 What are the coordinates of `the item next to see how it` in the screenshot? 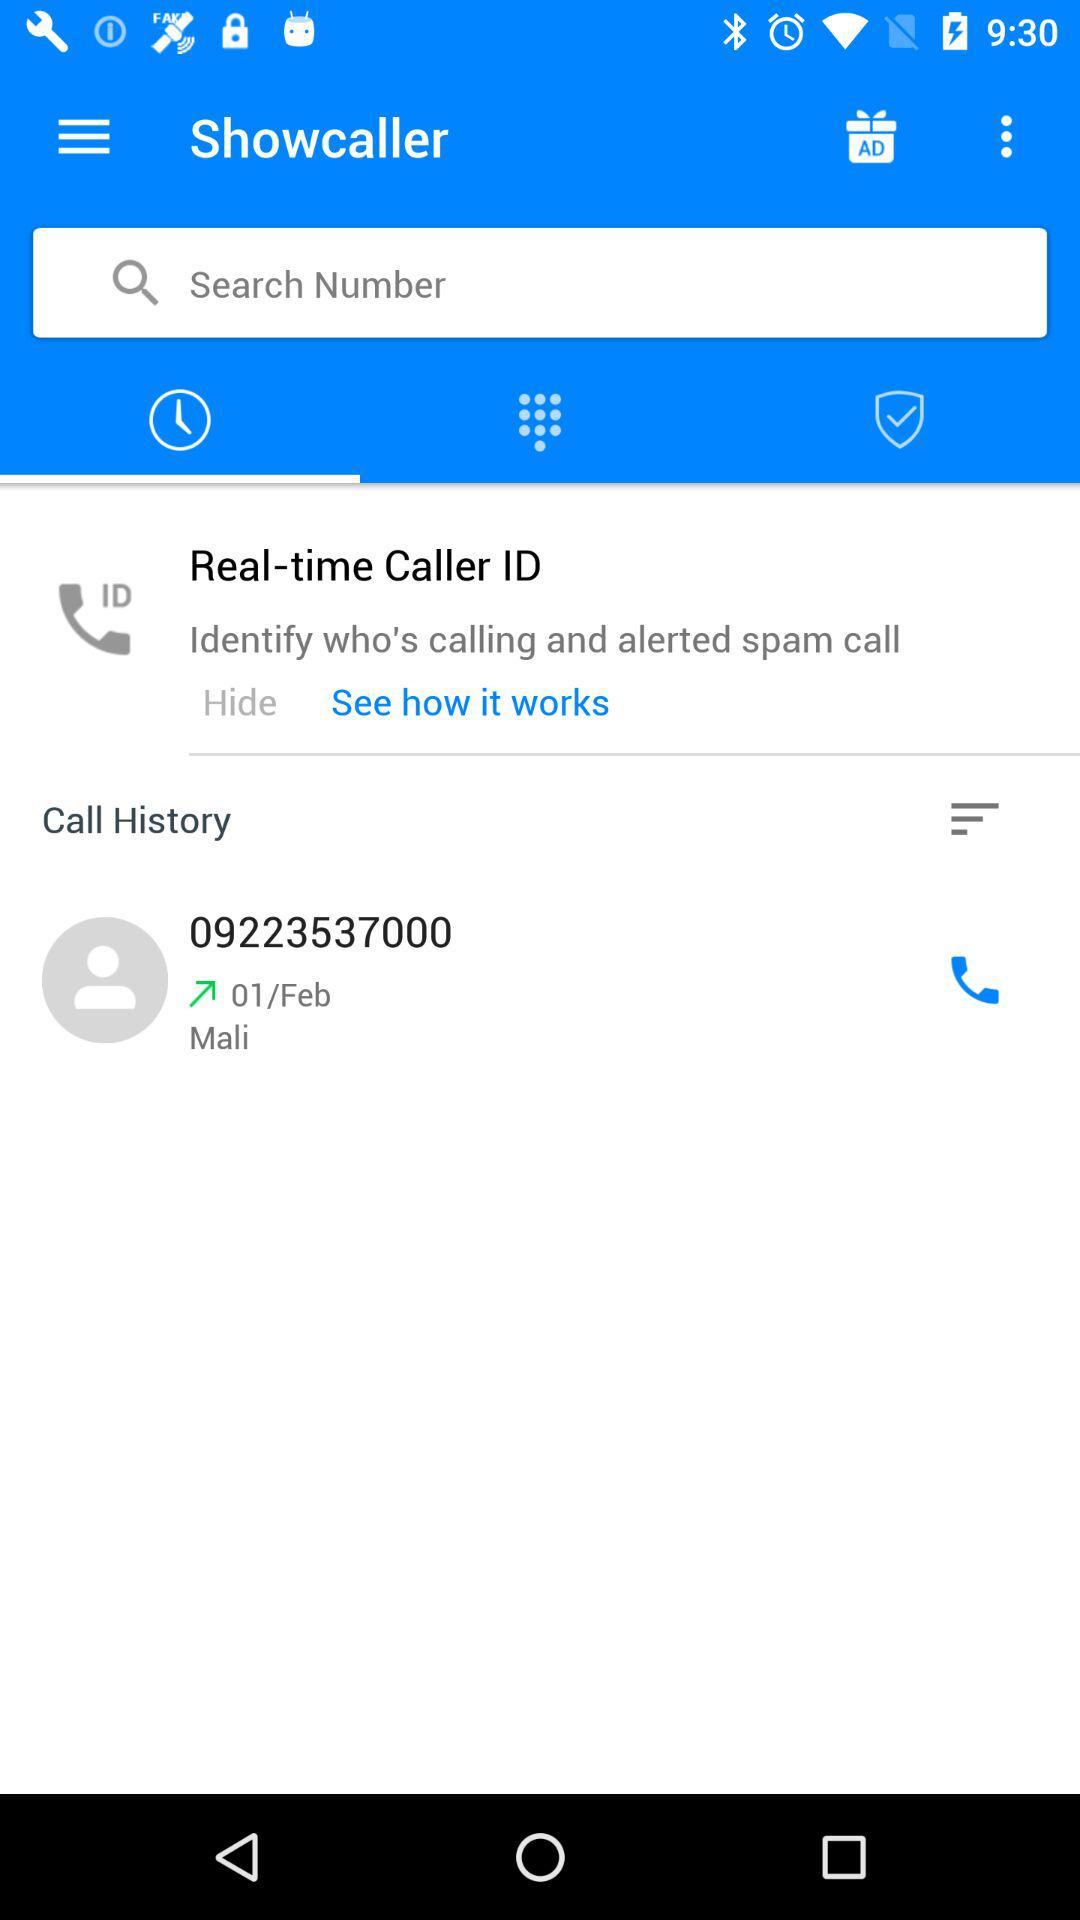 It's located at (238, 701).